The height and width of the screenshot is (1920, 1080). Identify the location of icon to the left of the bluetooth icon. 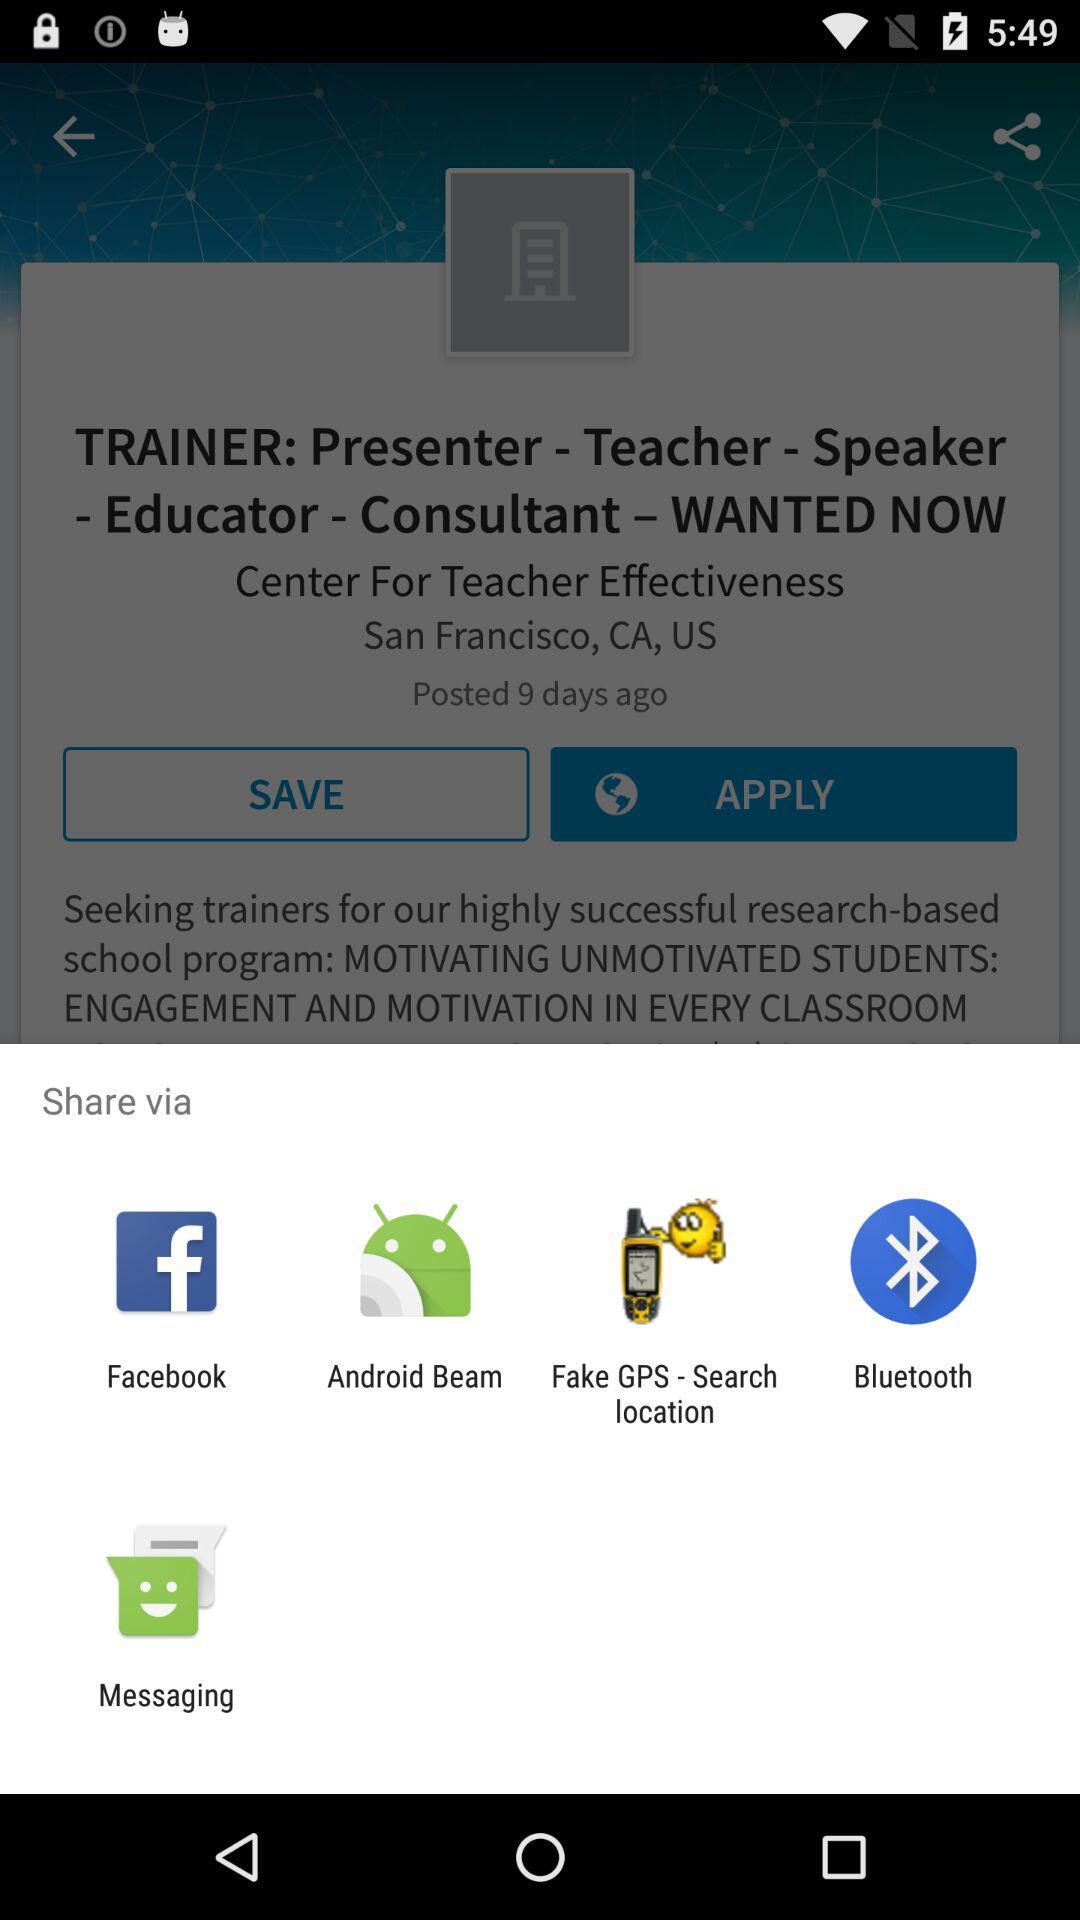
(664, 1392).